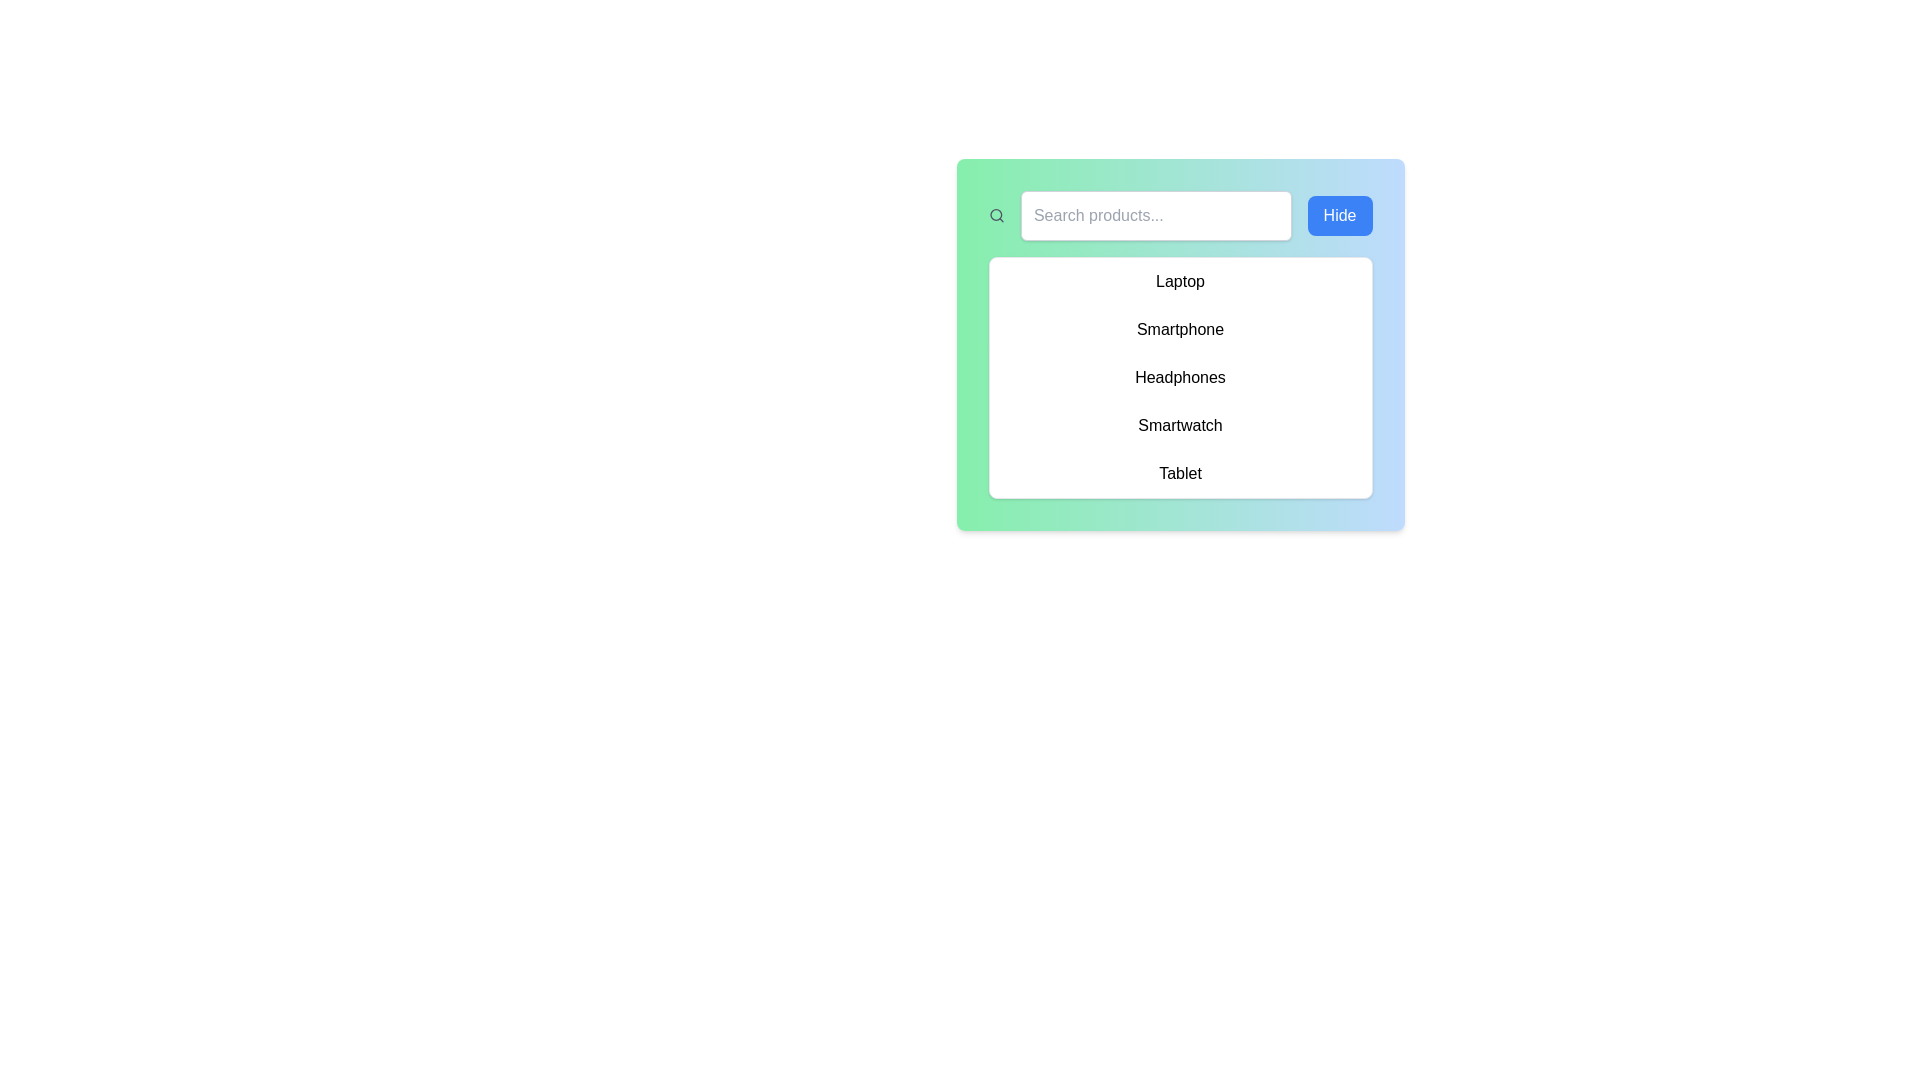 The image size is (1920, 1080). What do you see at coordinates (1180, 329) in the screenshot?
I see `the 'Smartphone' selectable list item` at bounding box center [1180, 329].